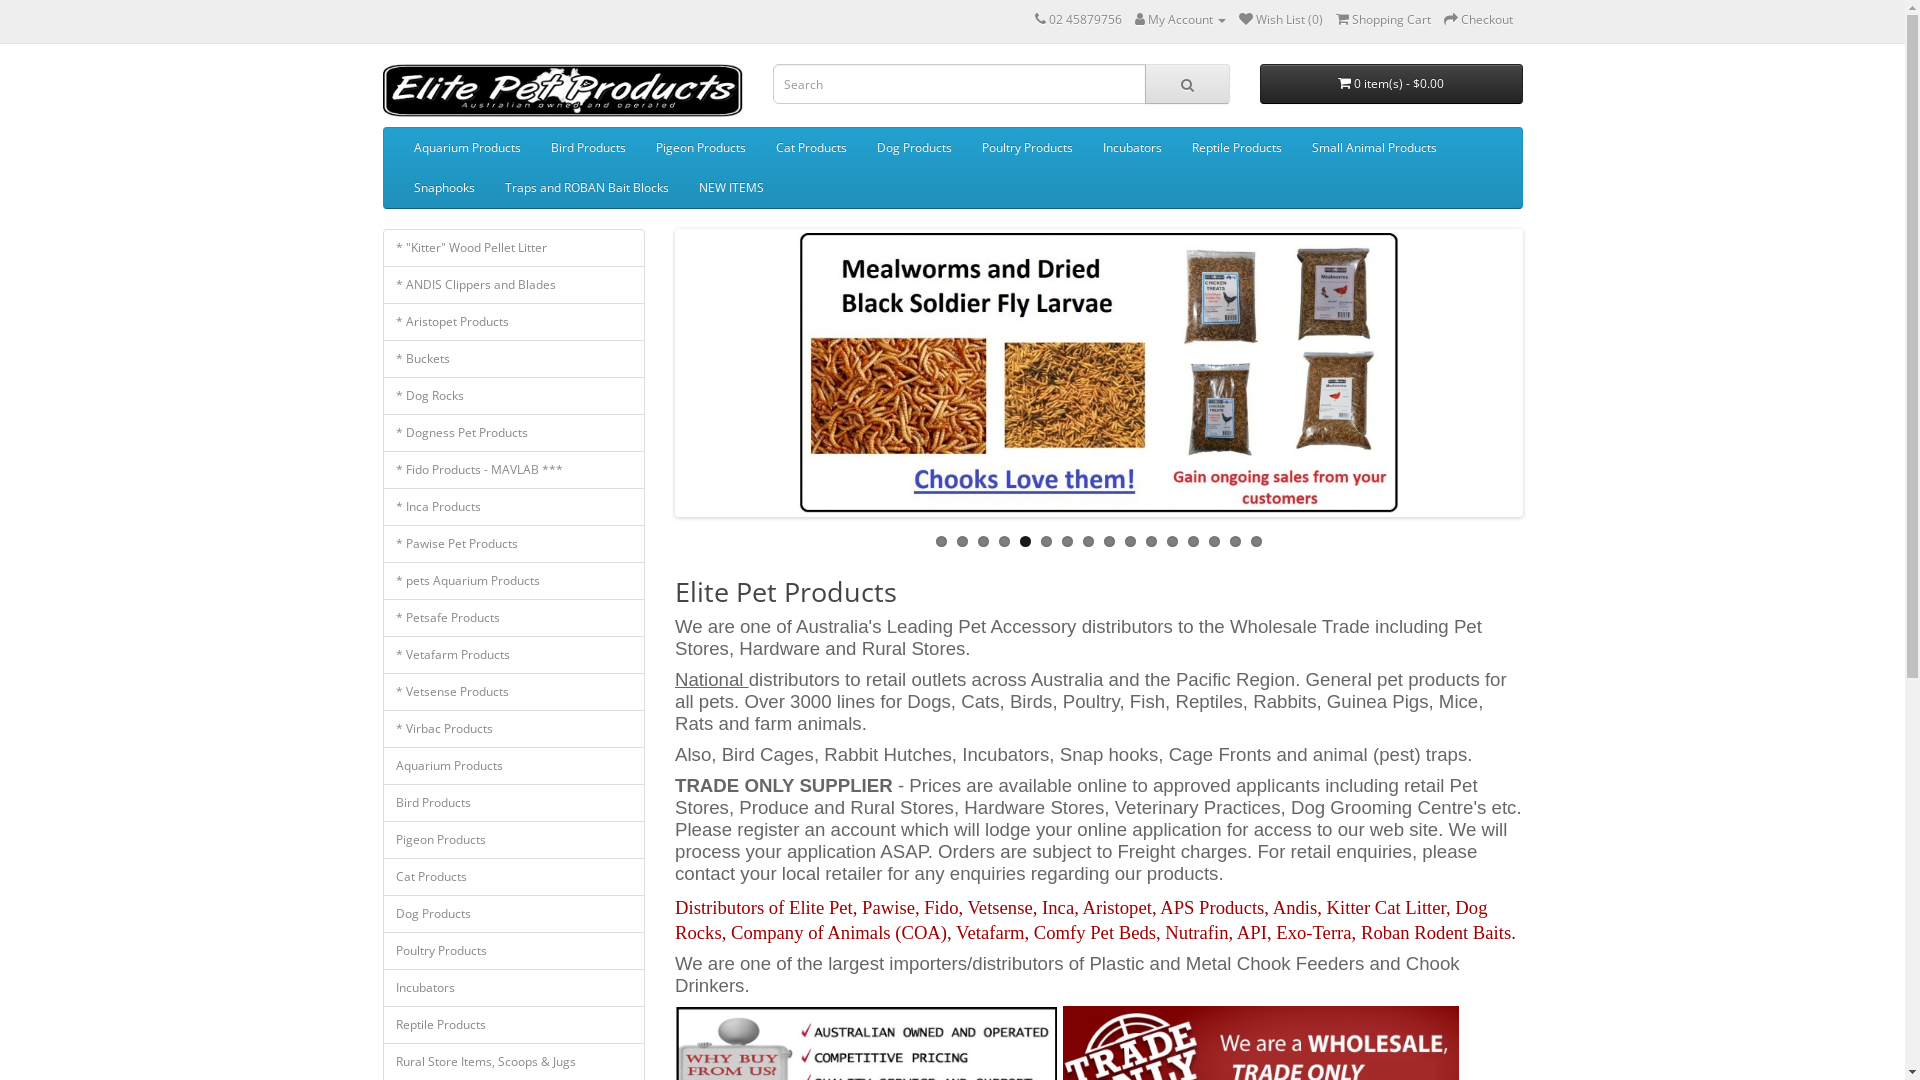  I want to click on '* Aristopet Products', so click(382, 319).